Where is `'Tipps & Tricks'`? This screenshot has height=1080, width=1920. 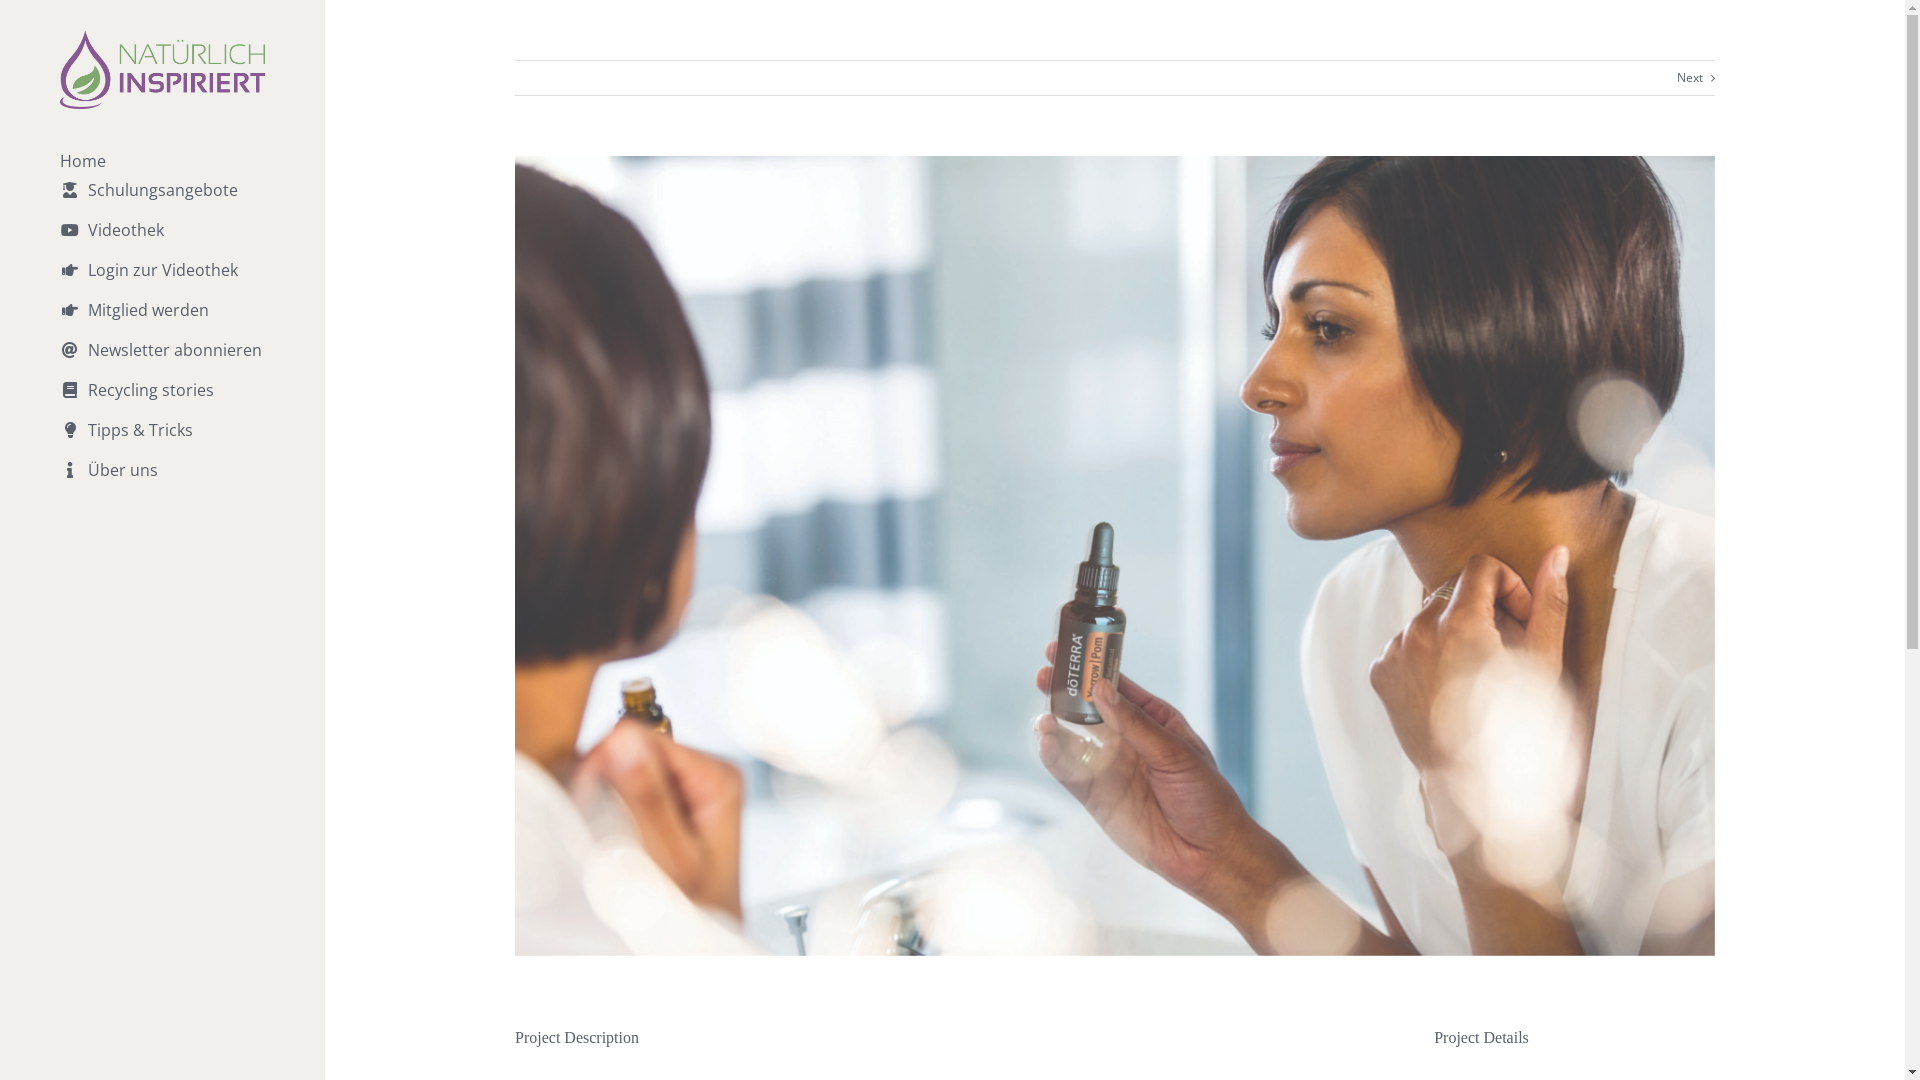
'Tipps & Tricks' is located at coordinates (162, 441).